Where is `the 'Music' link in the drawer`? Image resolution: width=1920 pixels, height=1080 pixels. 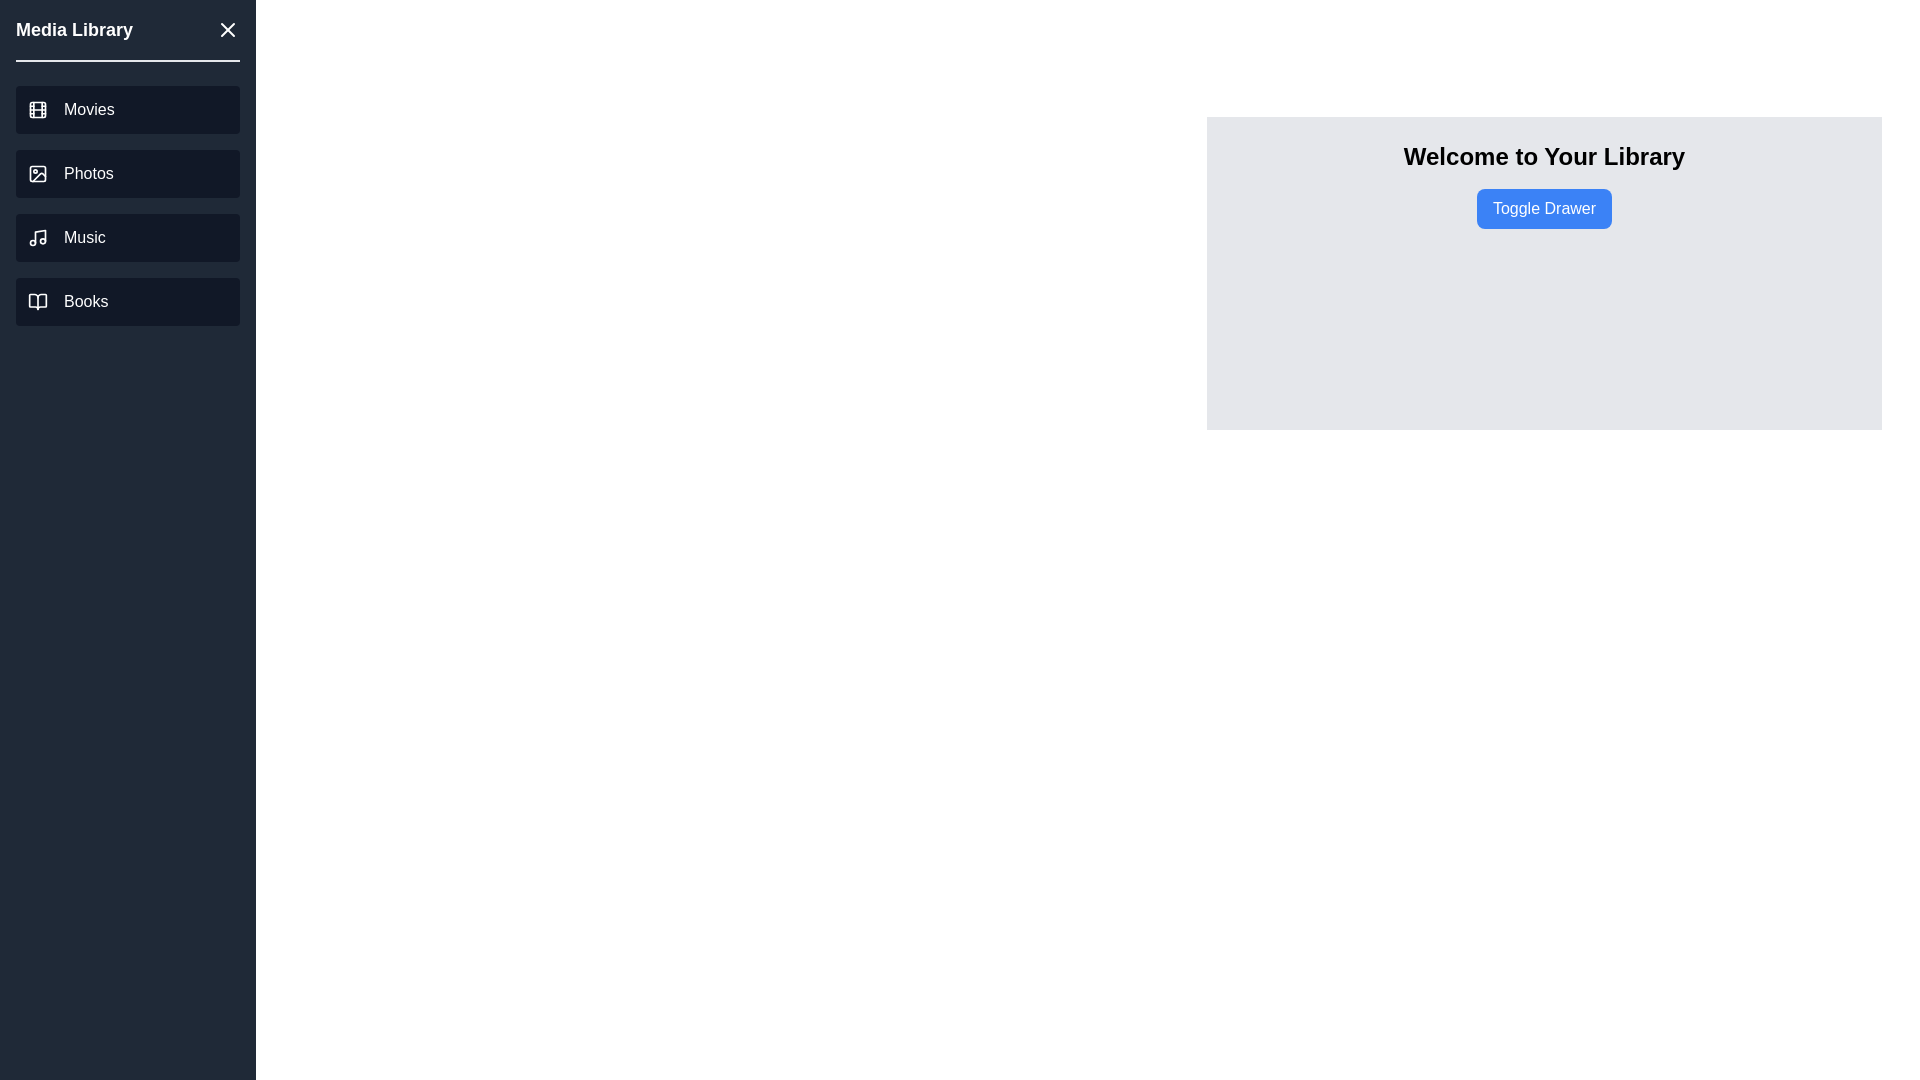
the 'Music' link in the drawer is located at coordinates (127, 237).